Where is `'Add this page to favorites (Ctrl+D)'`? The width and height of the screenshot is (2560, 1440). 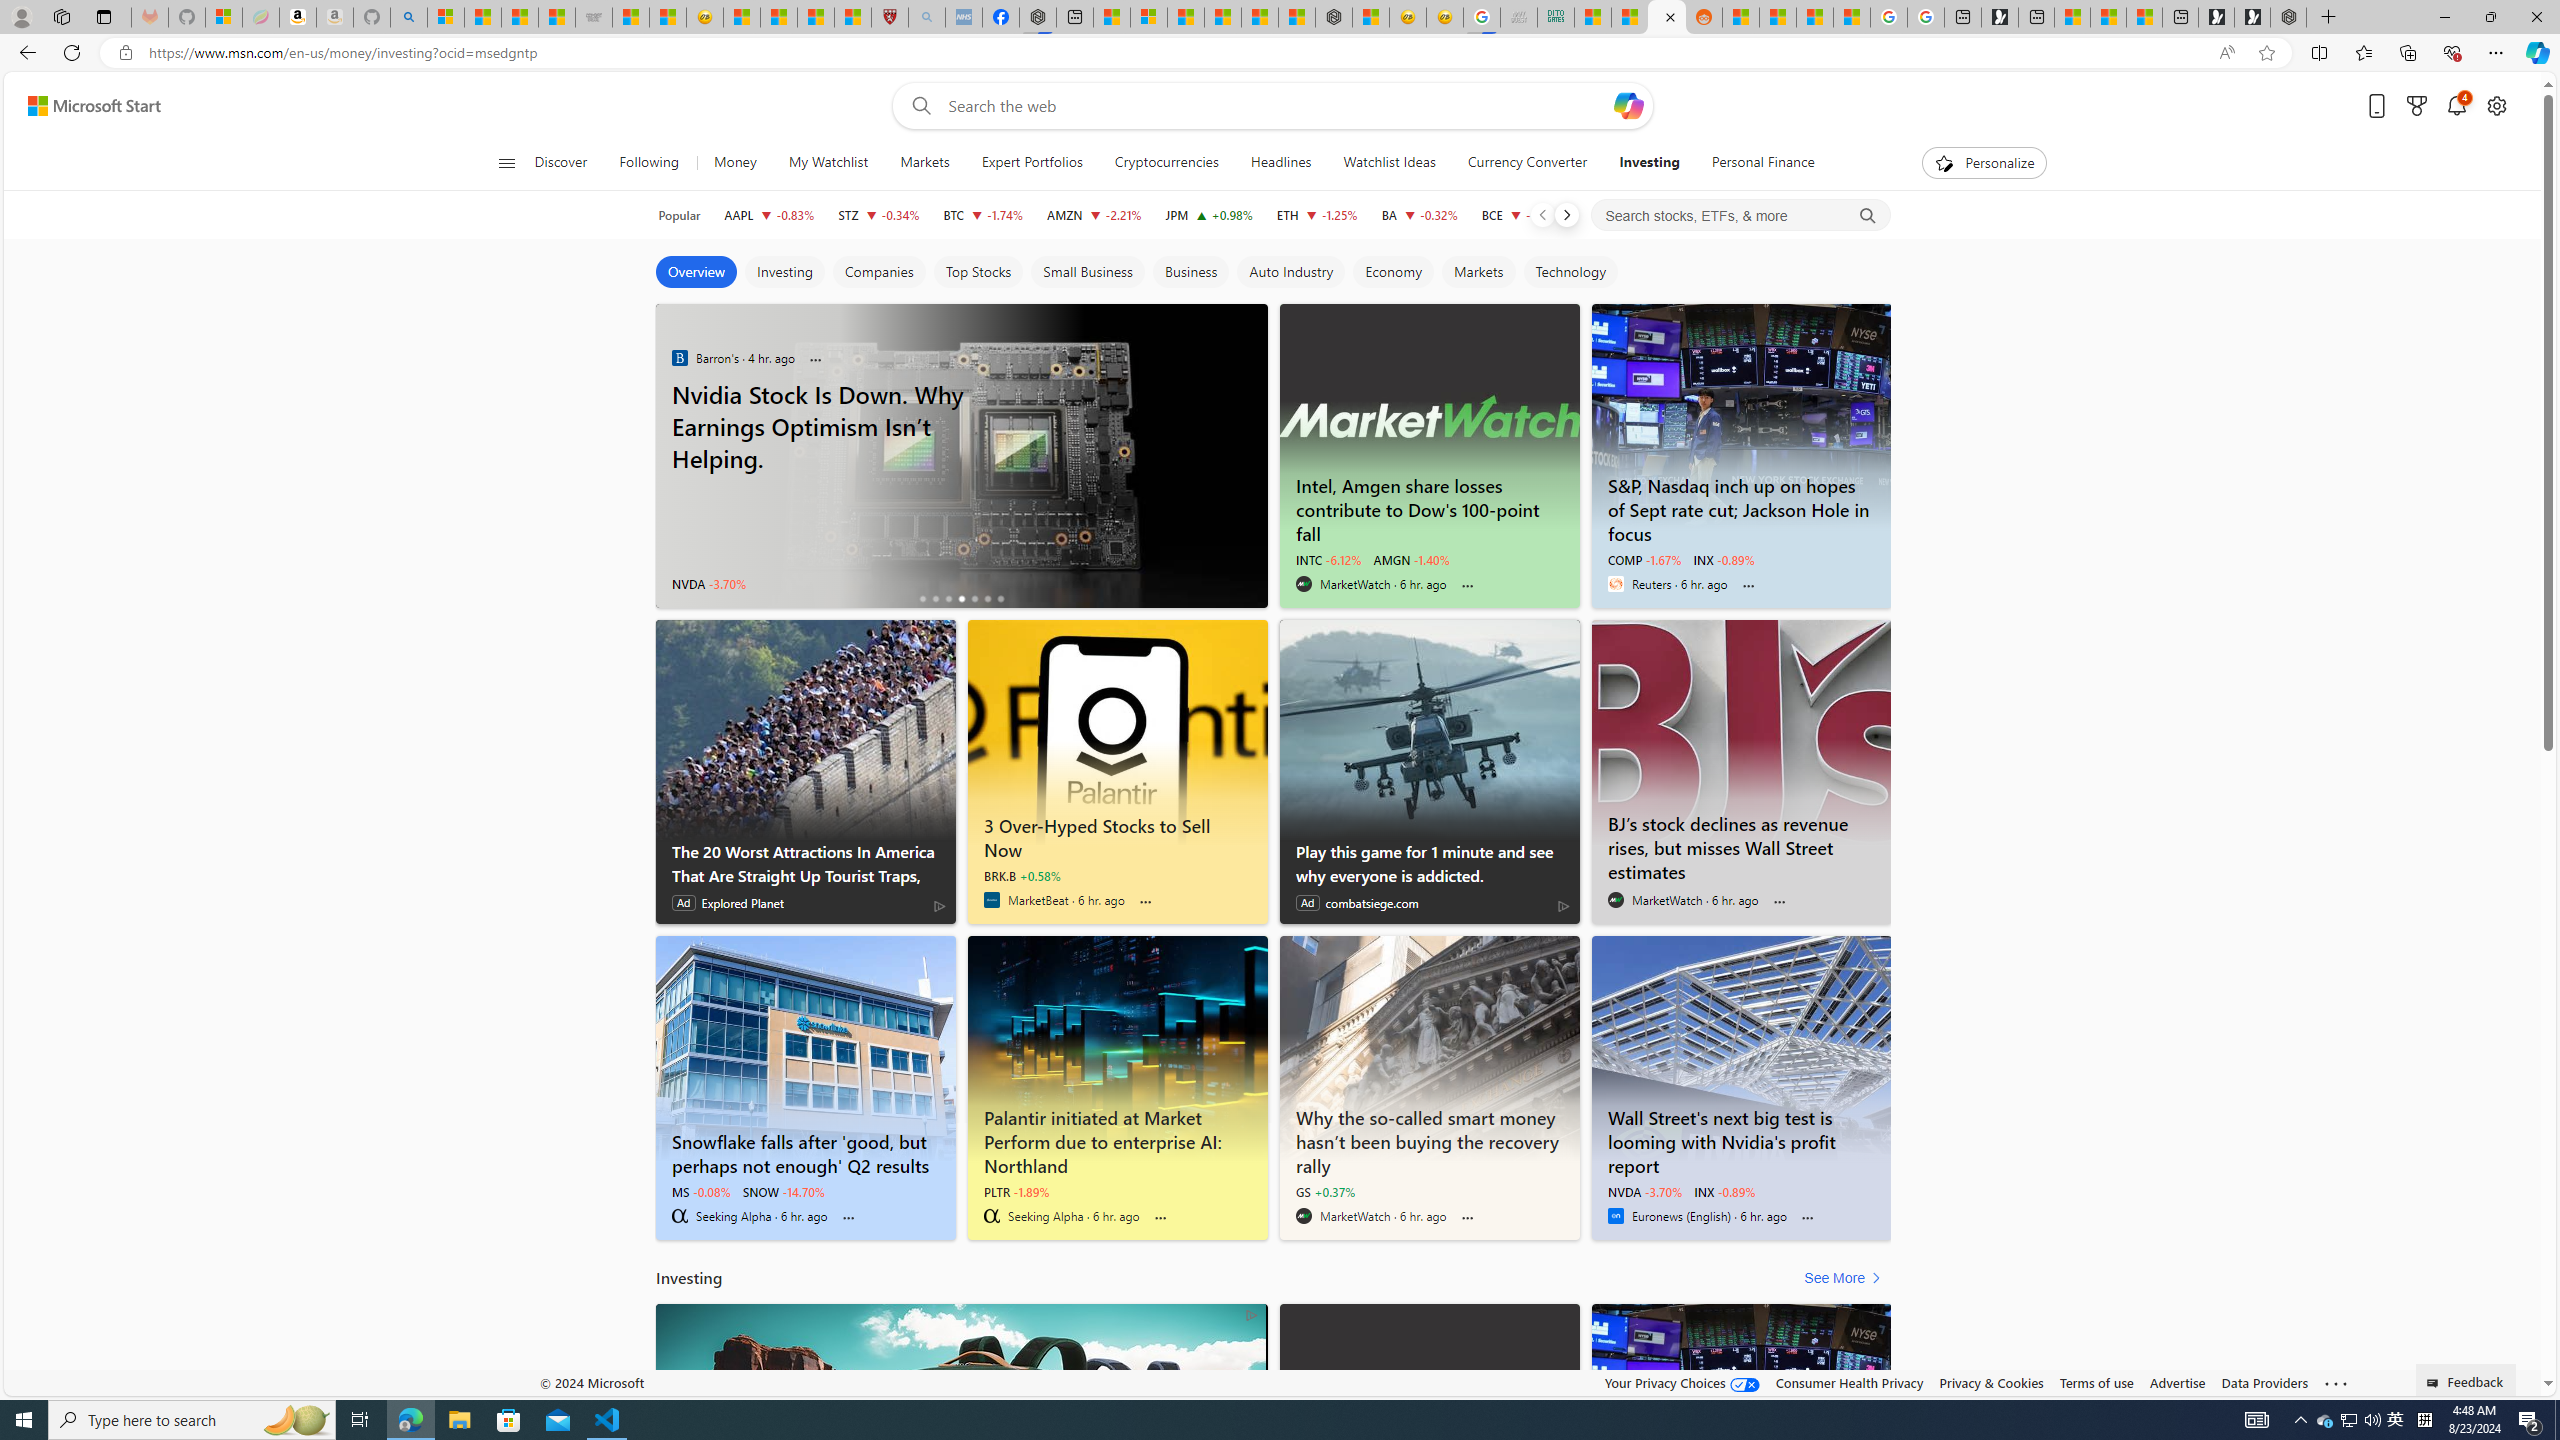
'Add this page to favorites (Ctrl+D)' is located at coordinates (2266, 53).